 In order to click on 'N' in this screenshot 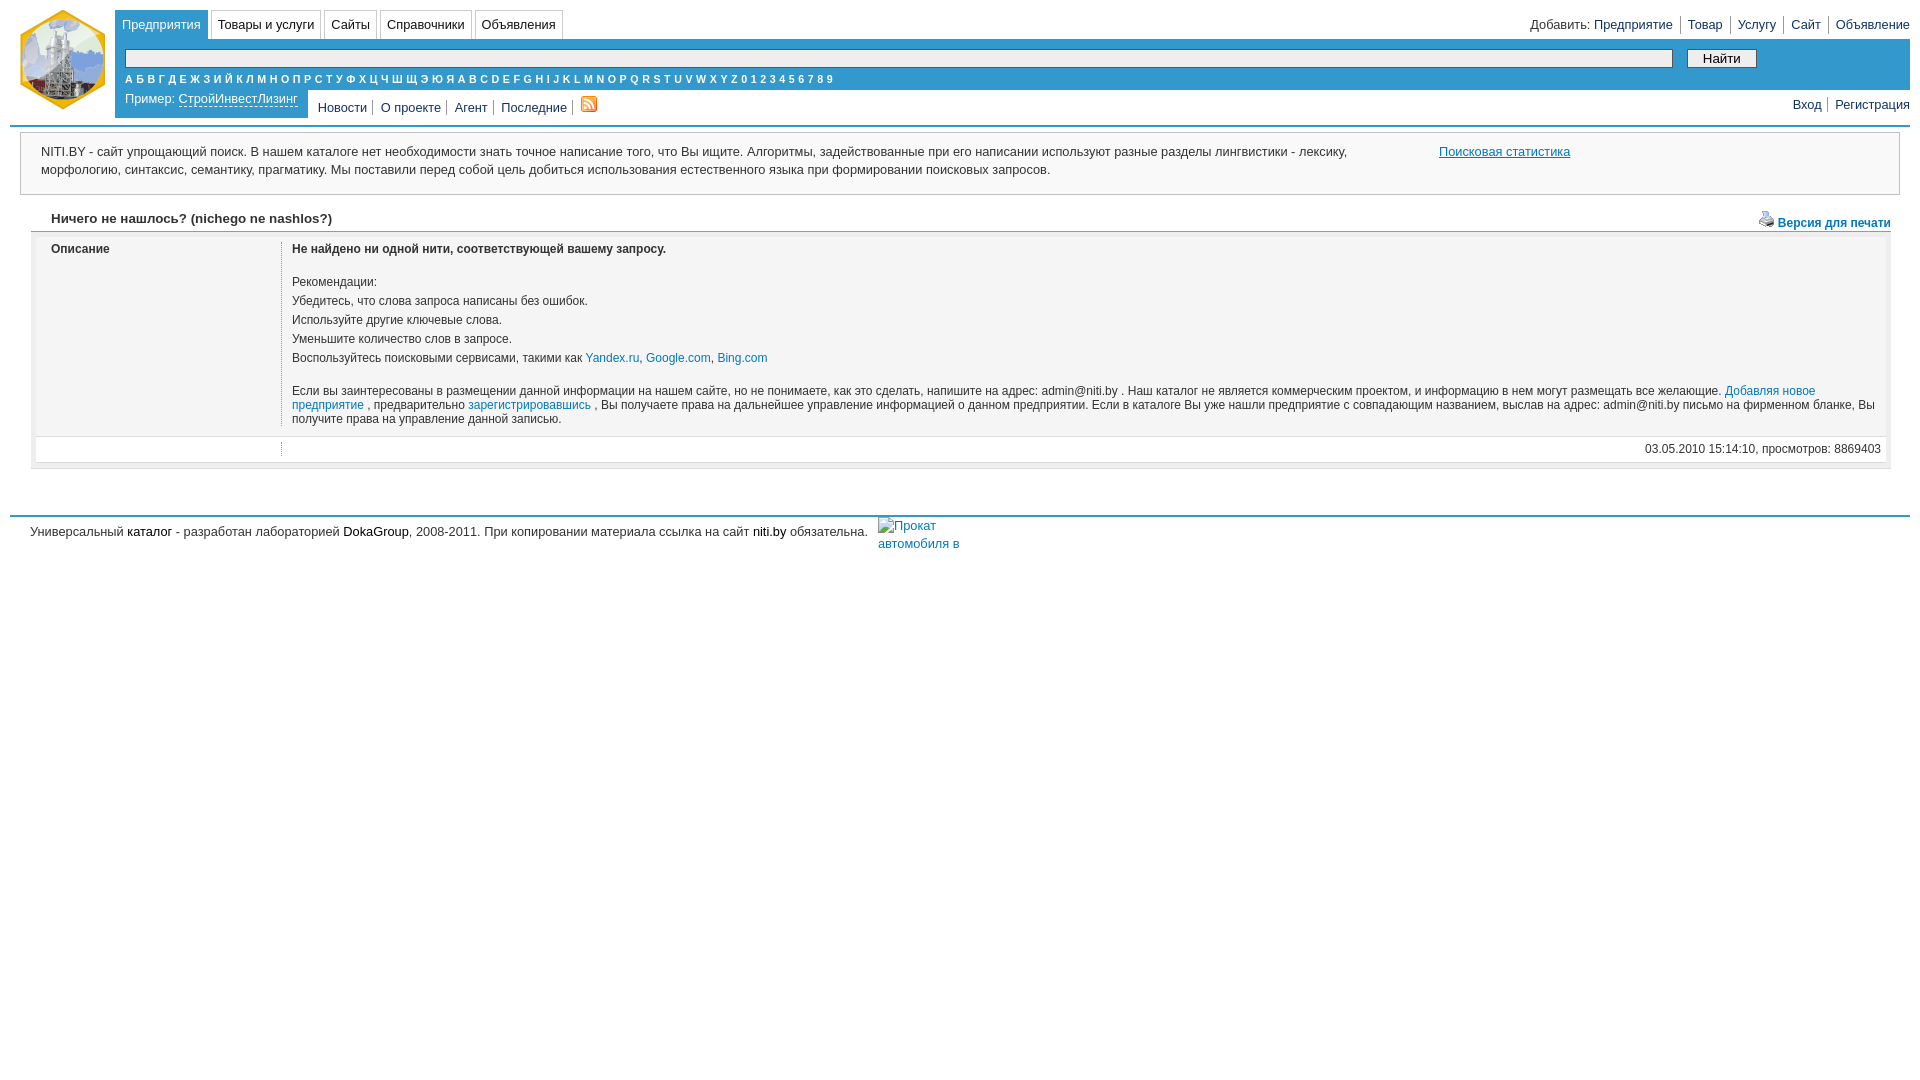, I will do `click(599, 77)`.